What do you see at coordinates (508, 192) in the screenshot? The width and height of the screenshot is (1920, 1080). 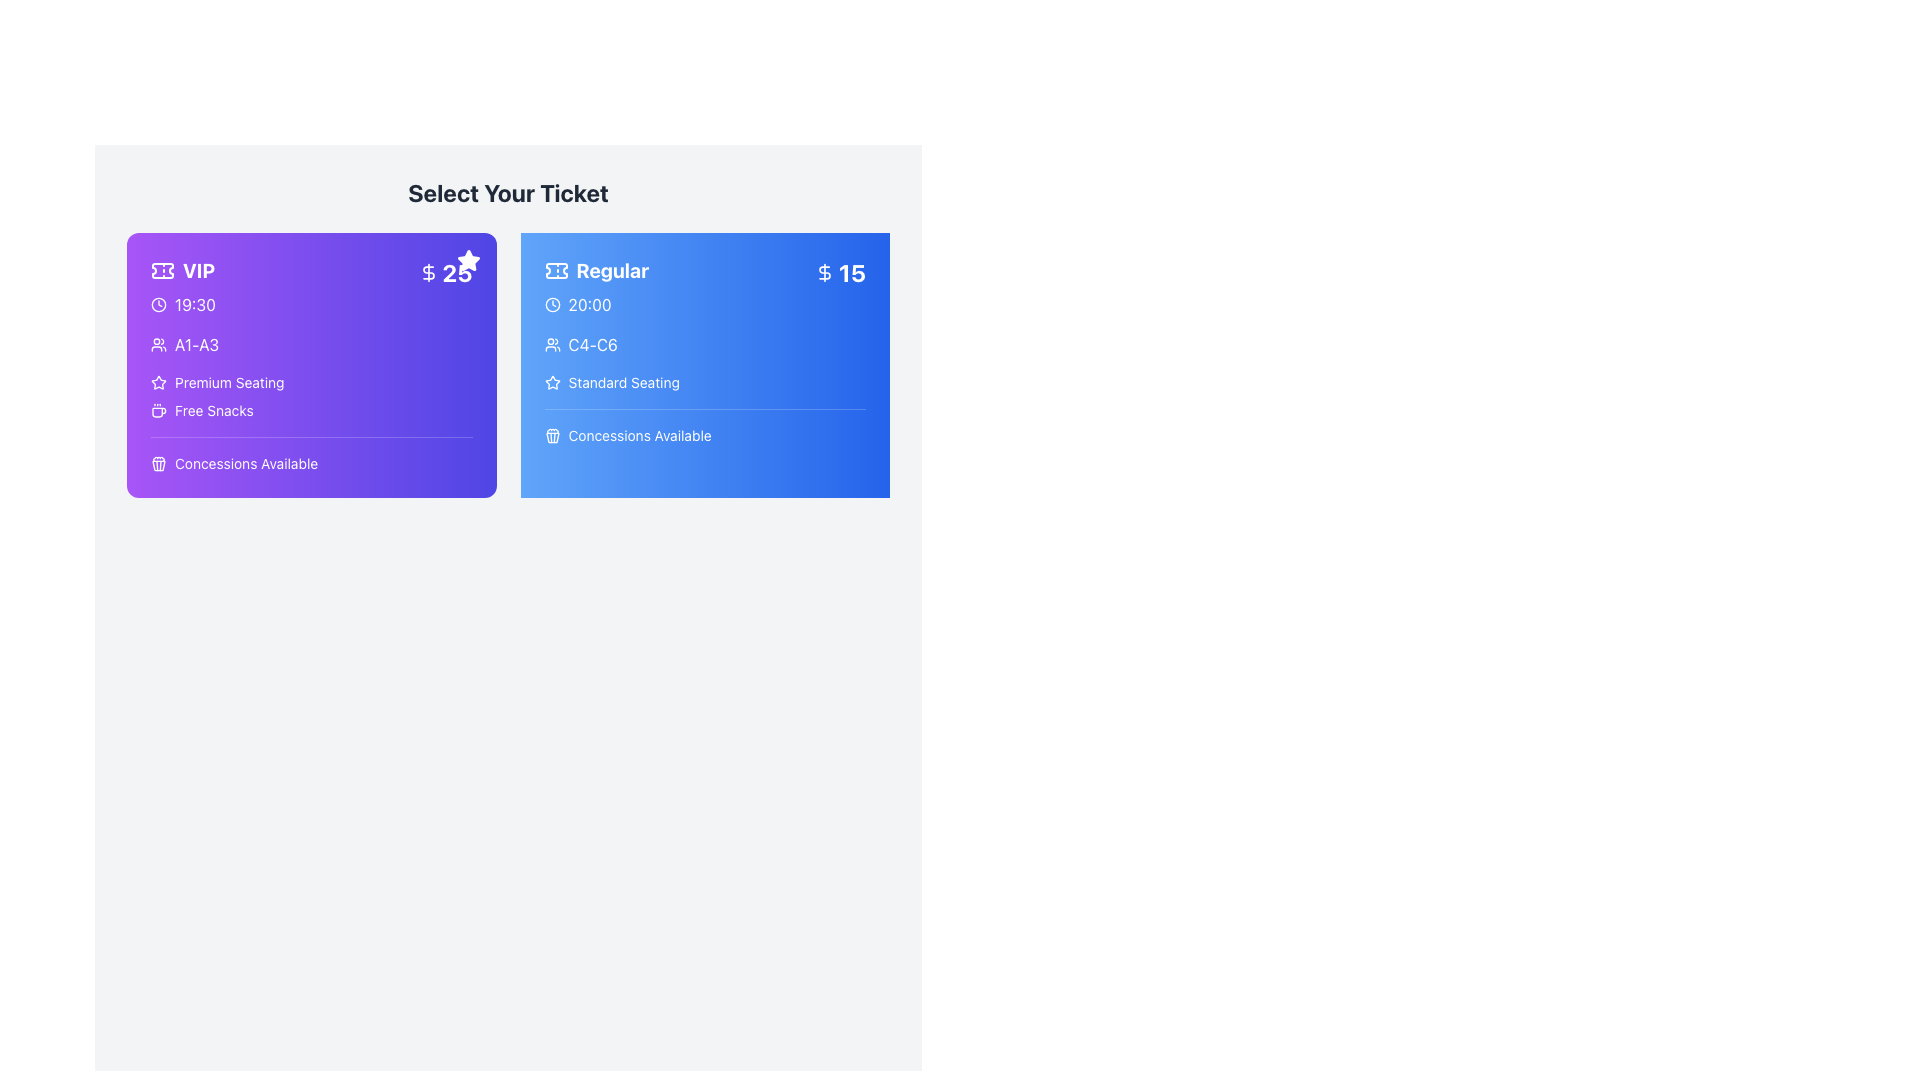 I see `text from the title or heading Text Label located at the top center of the layout, which guides users in the ticket selection section` at bounding box center [508, 192].